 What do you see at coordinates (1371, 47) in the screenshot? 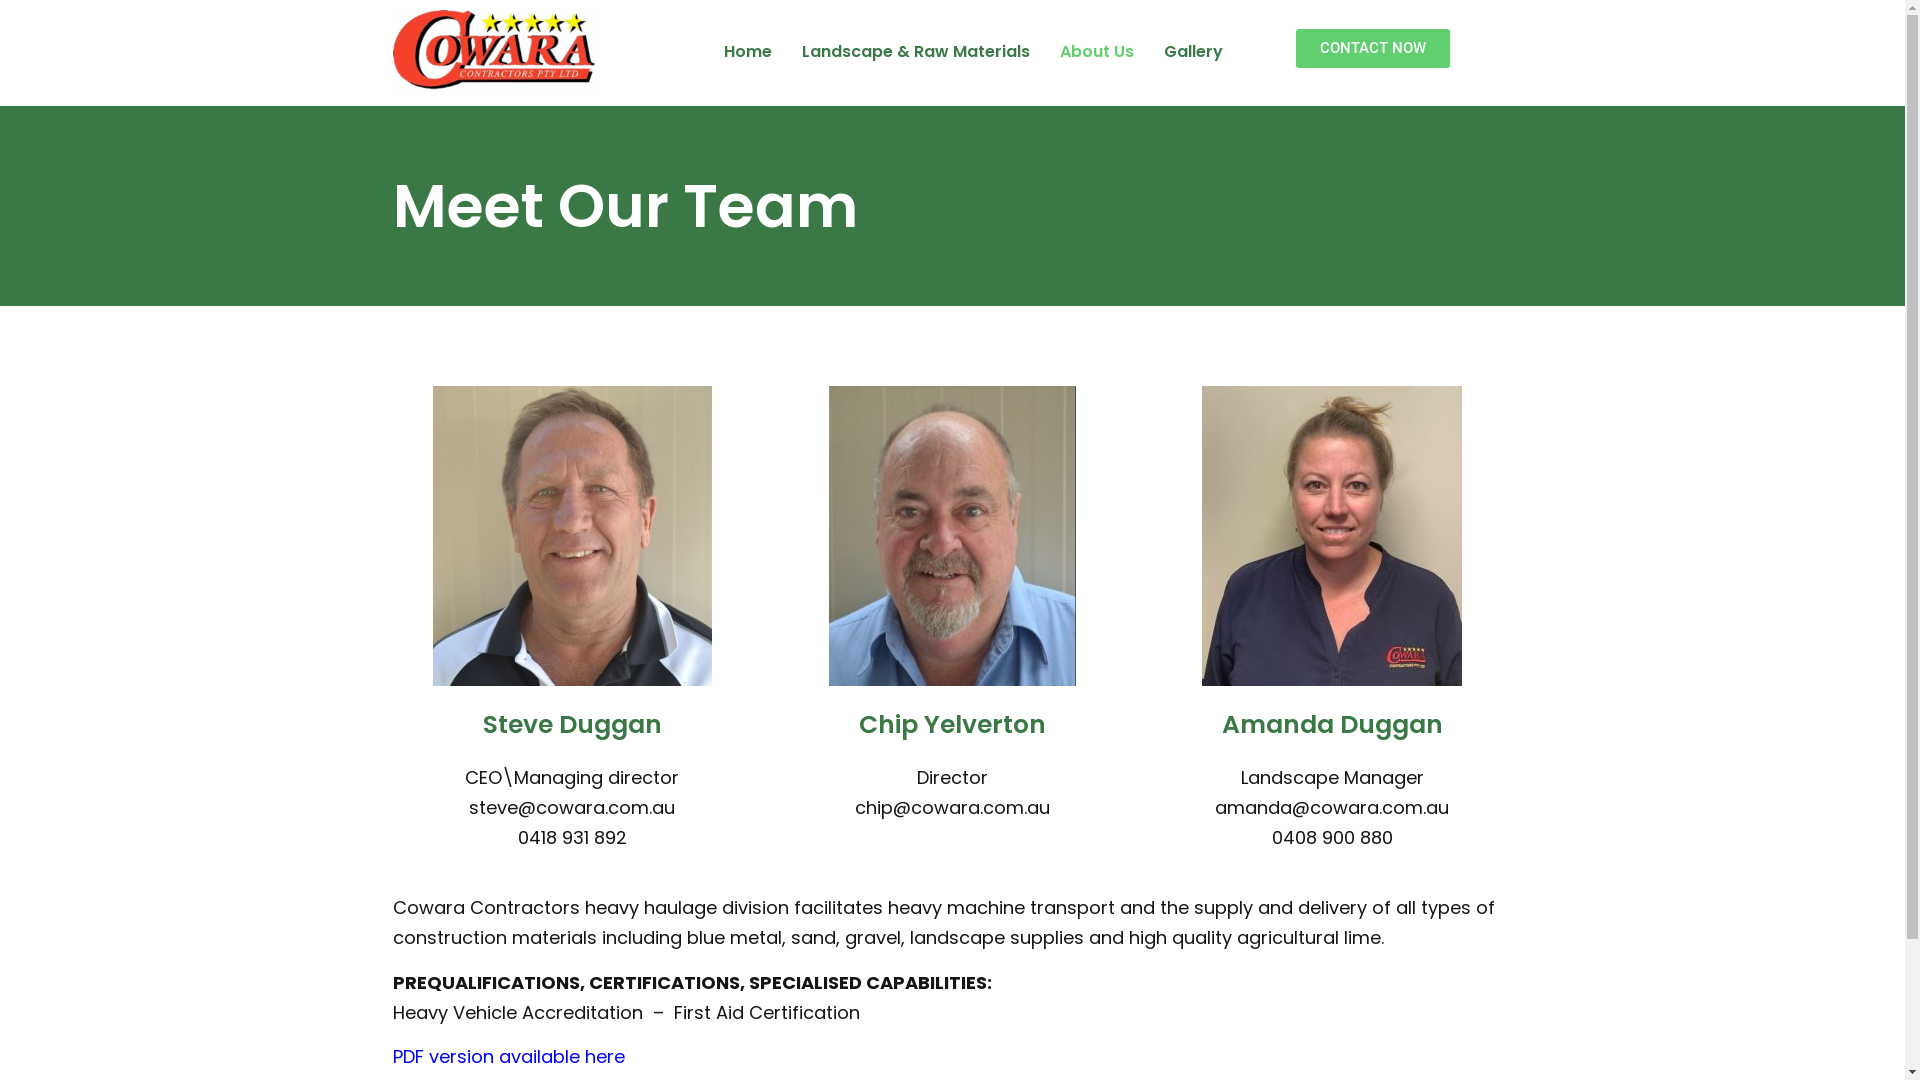
I see `'CONTACT NOW'` at bounding box center [1371, 47].